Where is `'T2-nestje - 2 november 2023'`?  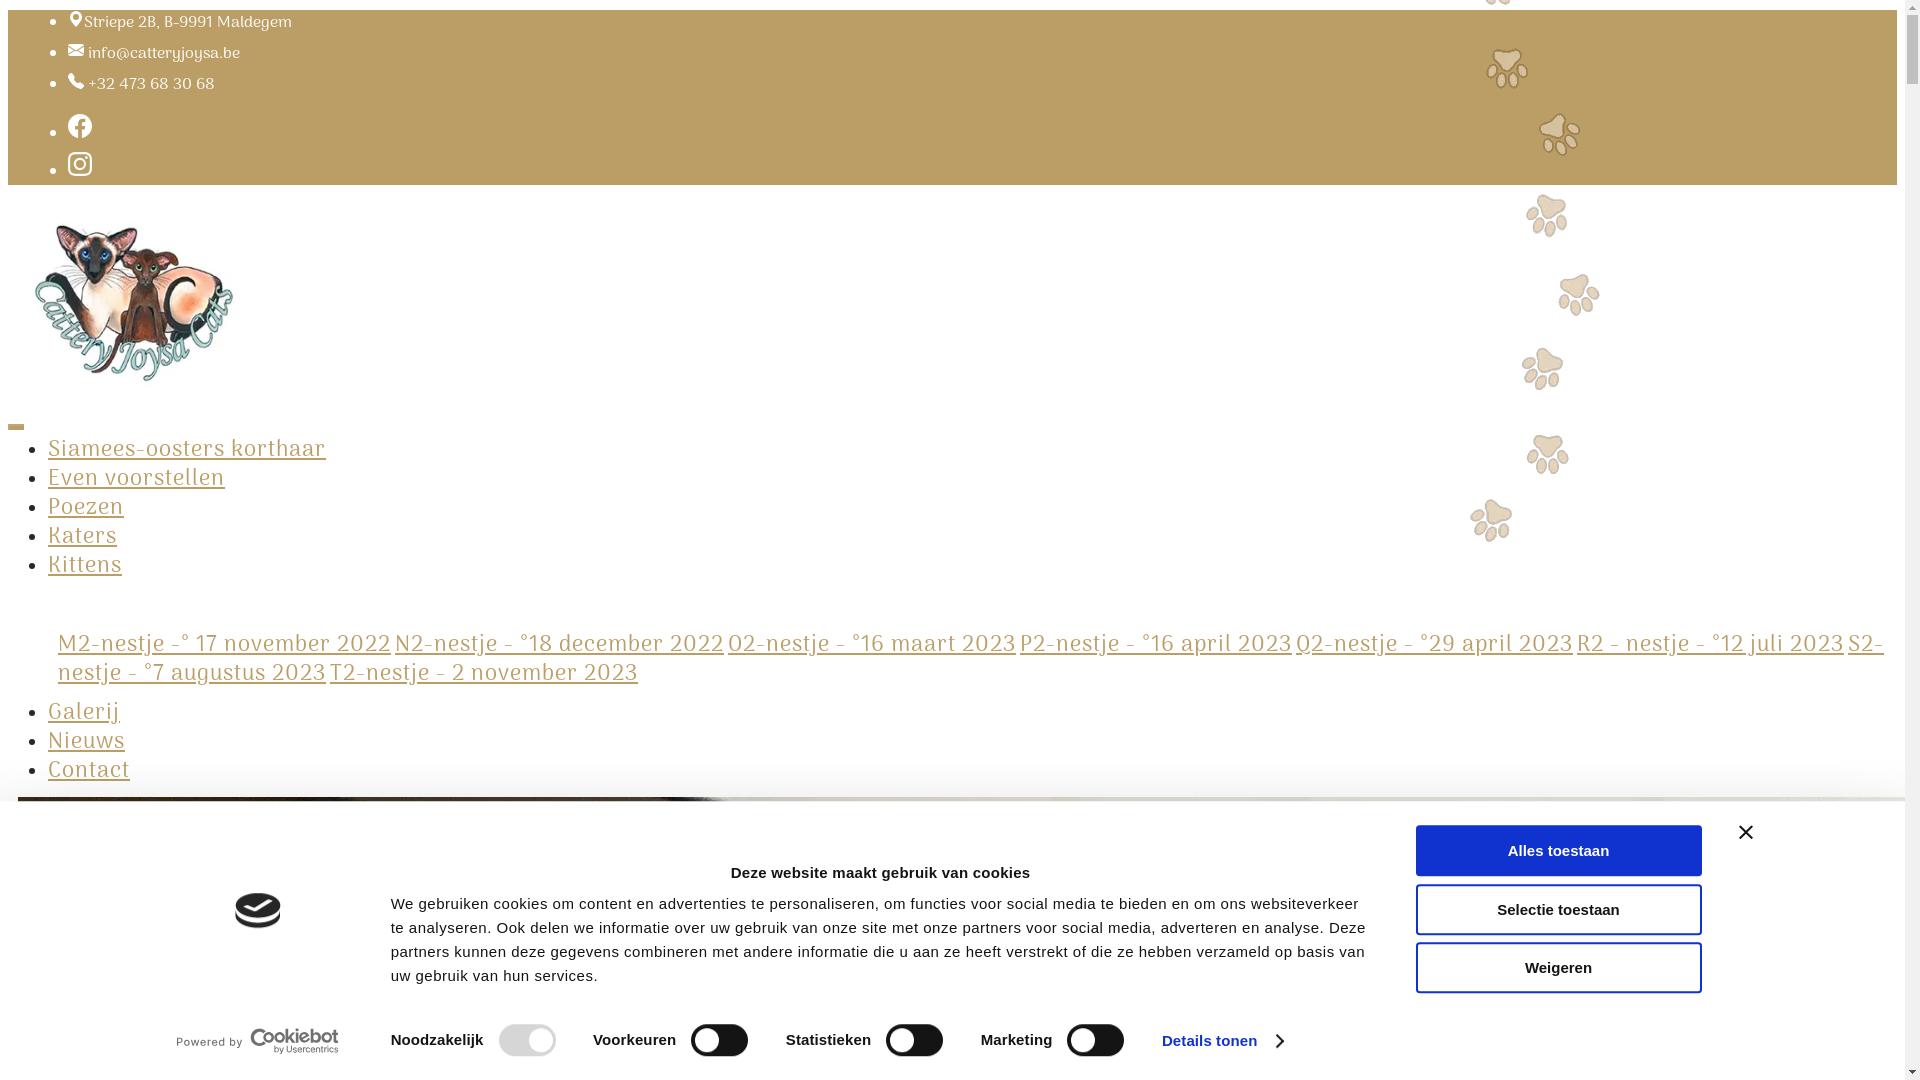 'T2-nestje - 2 november 2023' is located at coordinates (484, 674).